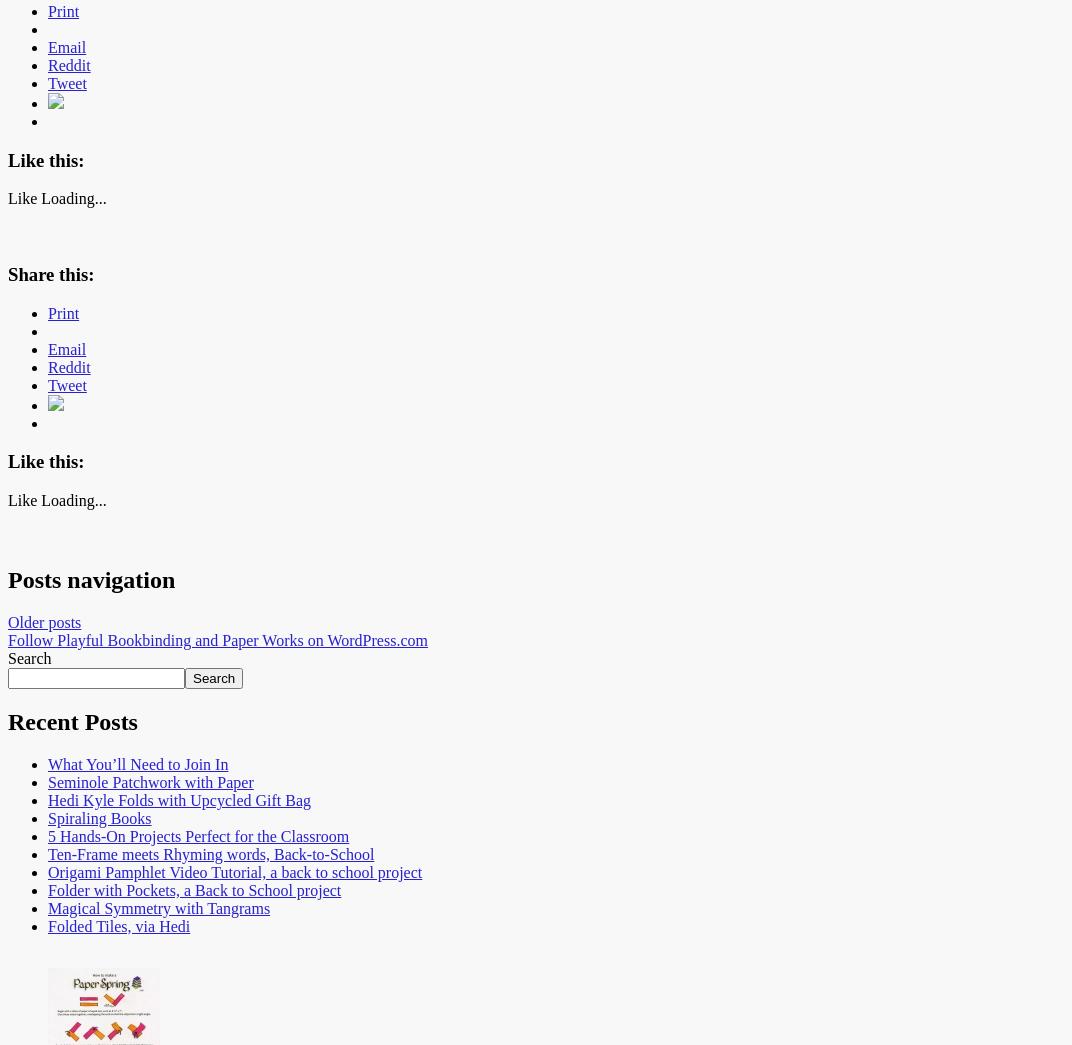  I want to click on 'Follow Playful Bookbinding and Paper Works on WordPress.com', so click(7, 638).